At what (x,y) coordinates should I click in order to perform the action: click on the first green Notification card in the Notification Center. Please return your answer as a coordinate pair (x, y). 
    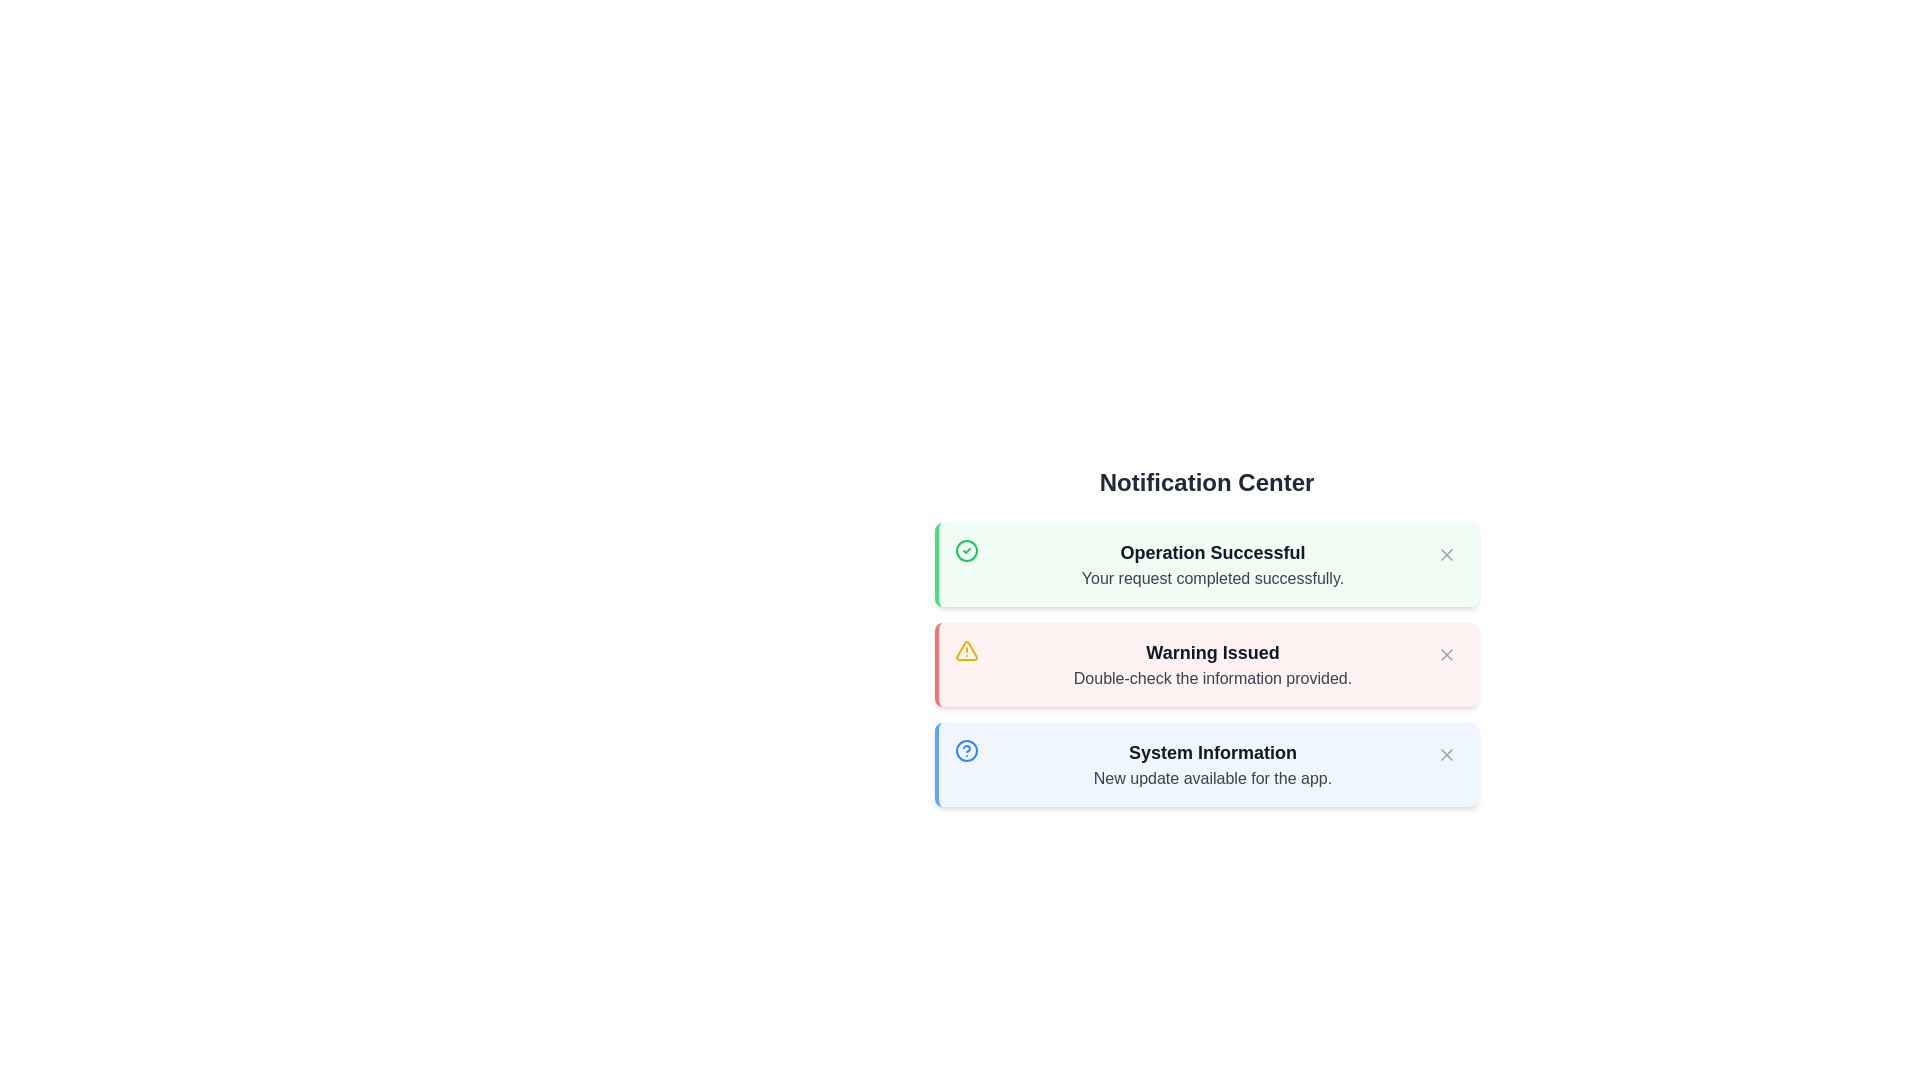
    Looking at the image, I should click on (1205, 564).